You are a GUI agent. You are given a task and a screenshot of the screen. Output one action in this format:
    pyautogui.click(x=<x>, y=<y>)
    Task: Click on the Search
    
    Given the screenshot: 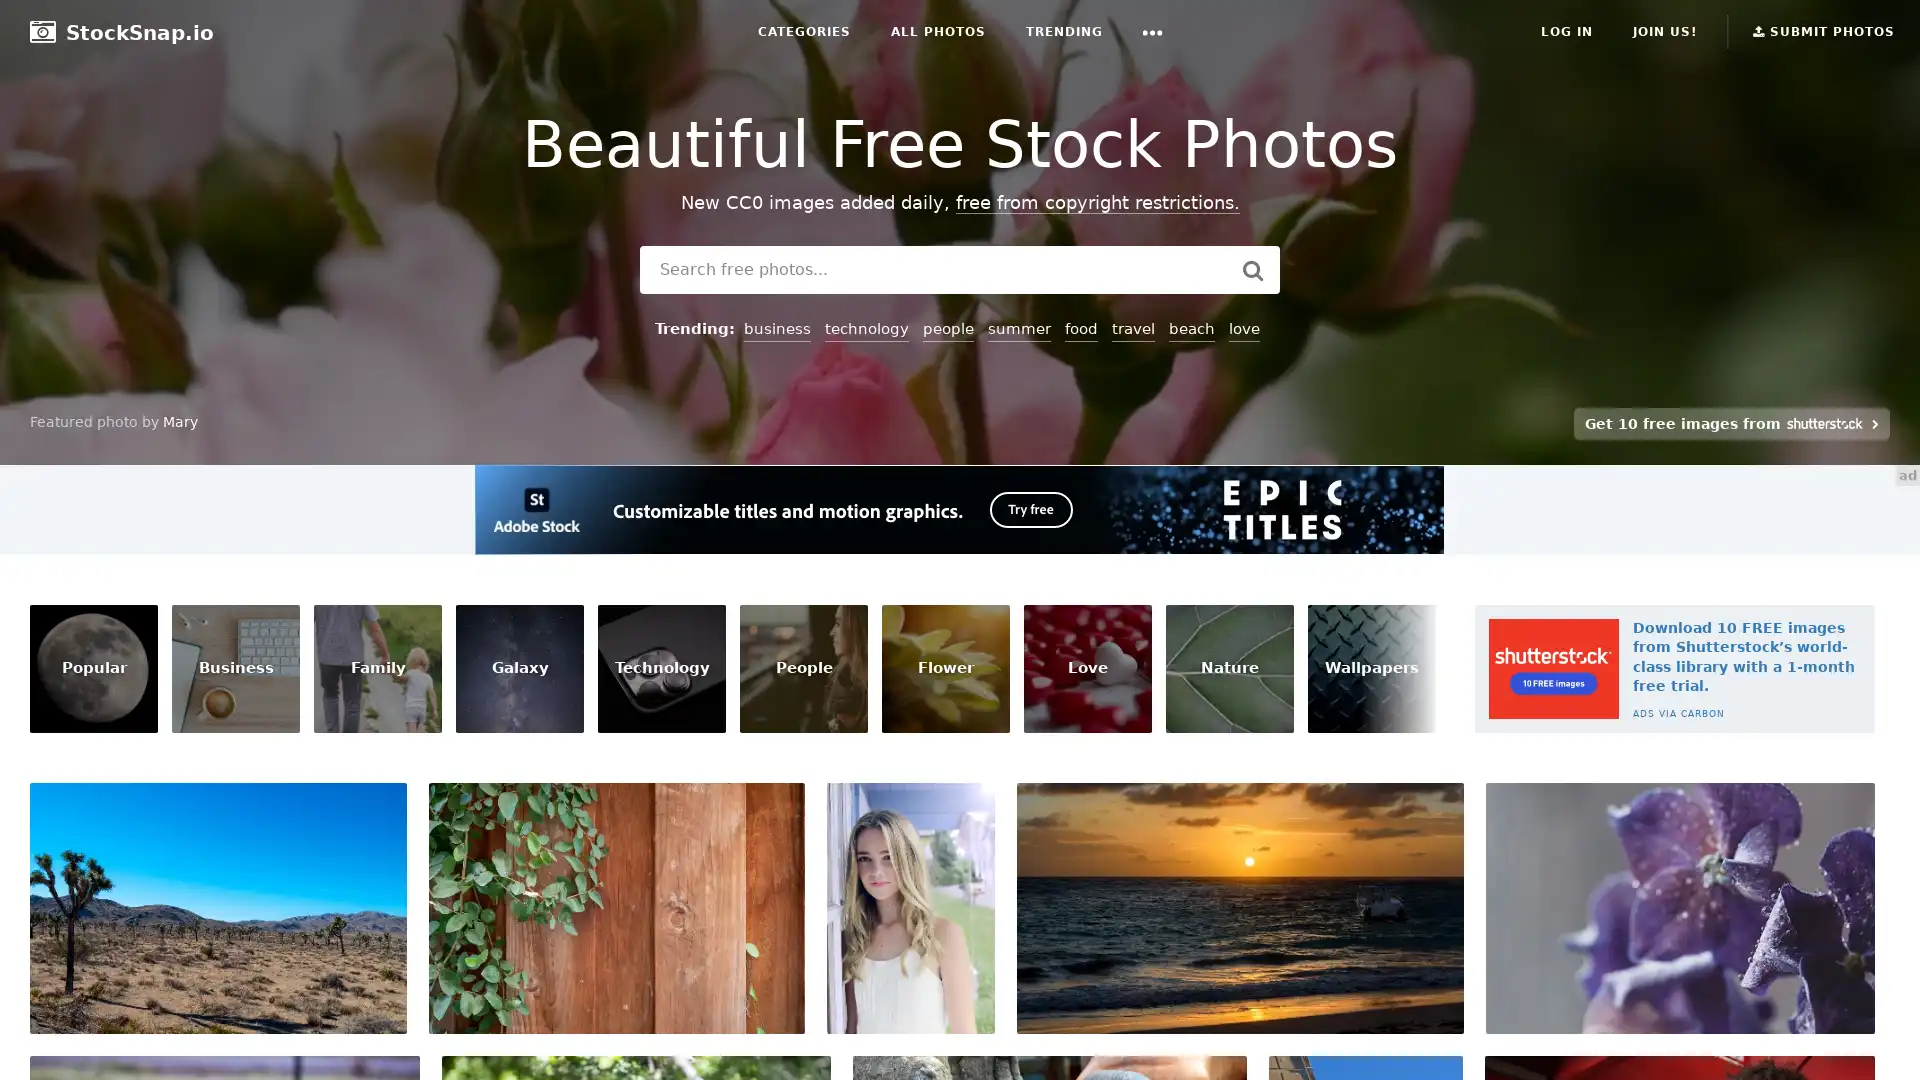 What is the action you would take?
    pyautogui.click(x=1251, y=270)
    